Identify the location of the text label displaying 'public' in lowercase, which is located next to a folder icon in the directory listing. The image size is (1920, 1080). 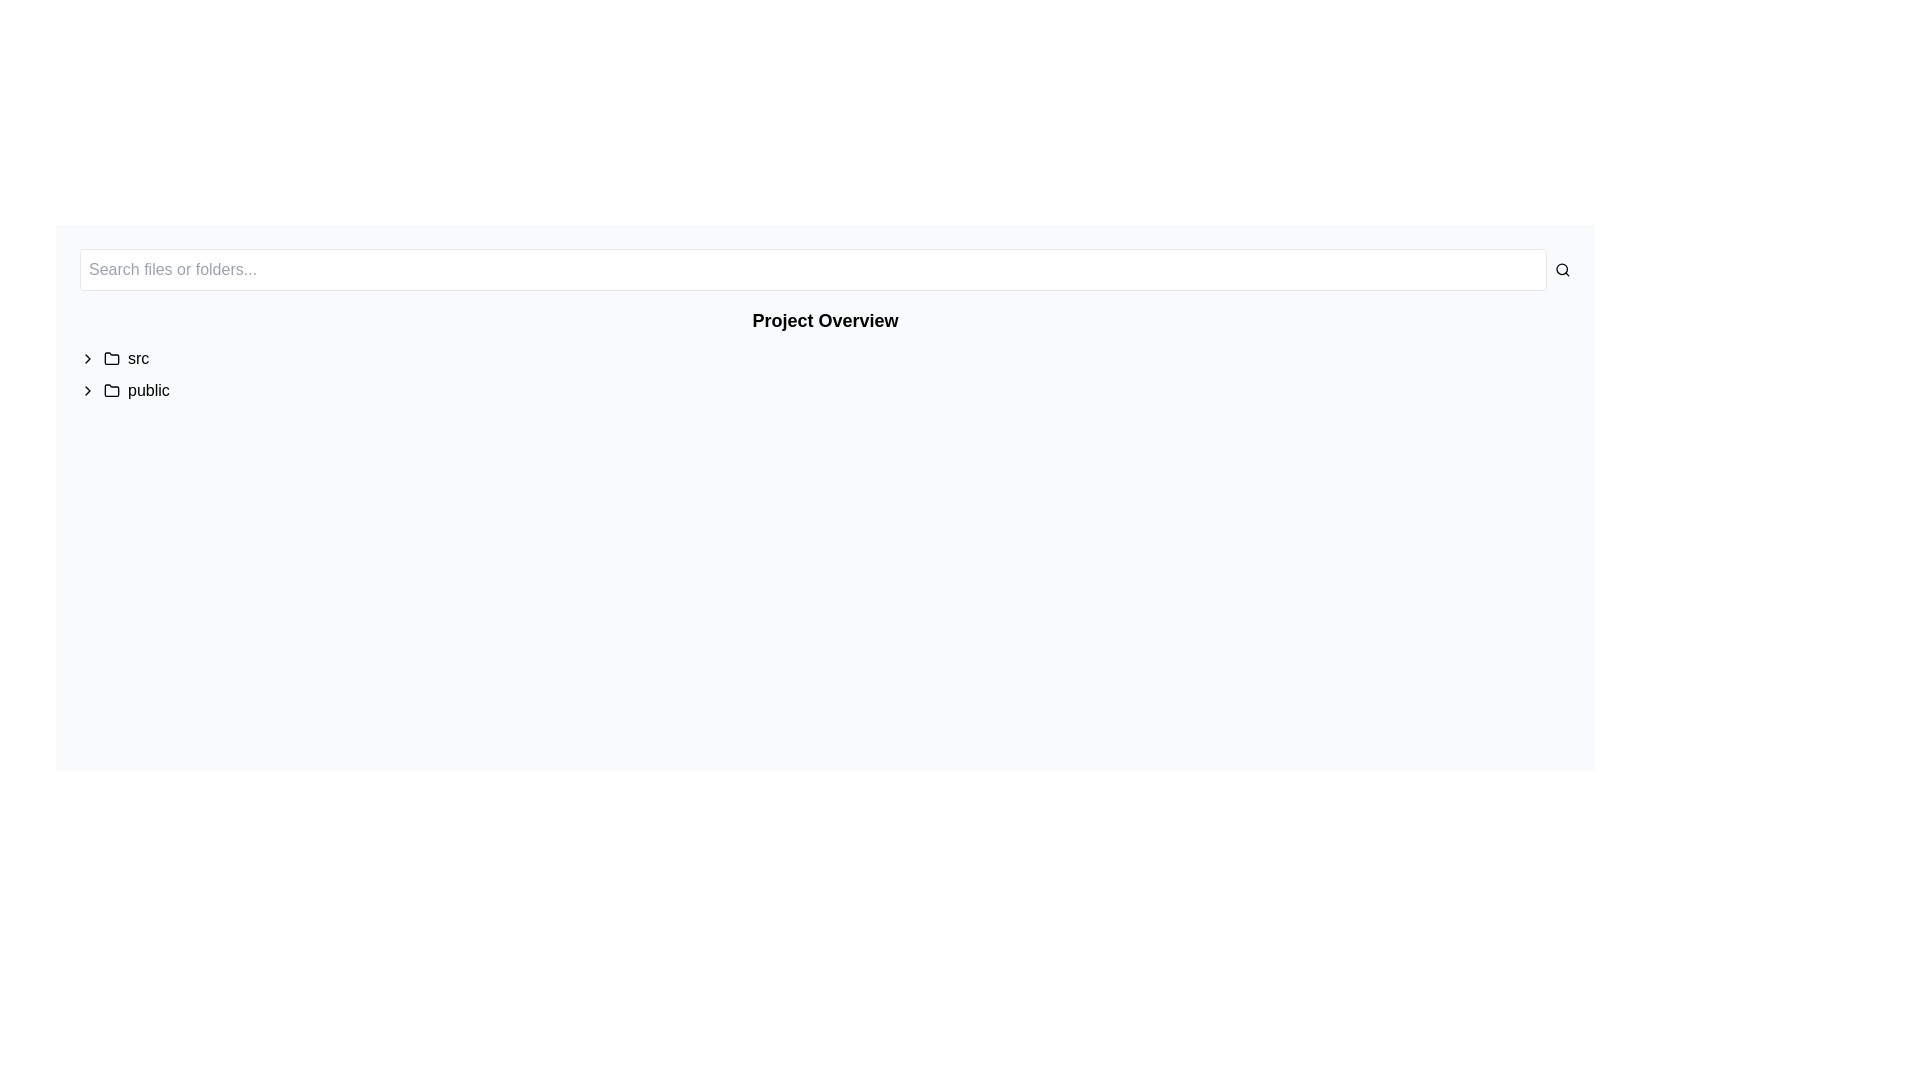
(147, 390).